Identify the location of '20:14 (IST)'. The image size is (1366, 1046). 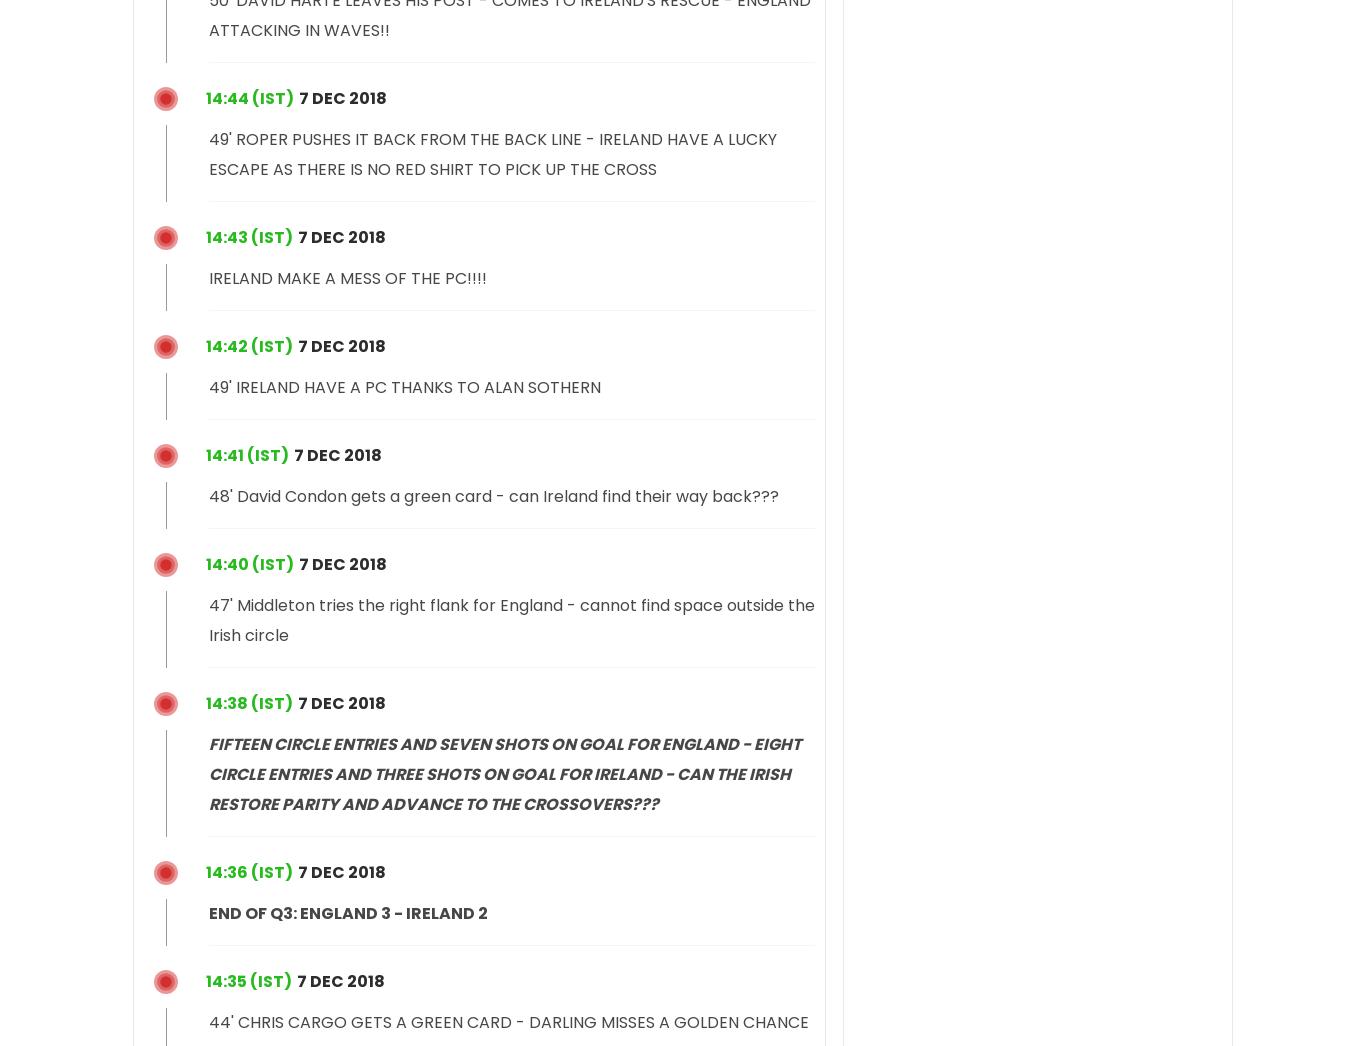
(249, 97).